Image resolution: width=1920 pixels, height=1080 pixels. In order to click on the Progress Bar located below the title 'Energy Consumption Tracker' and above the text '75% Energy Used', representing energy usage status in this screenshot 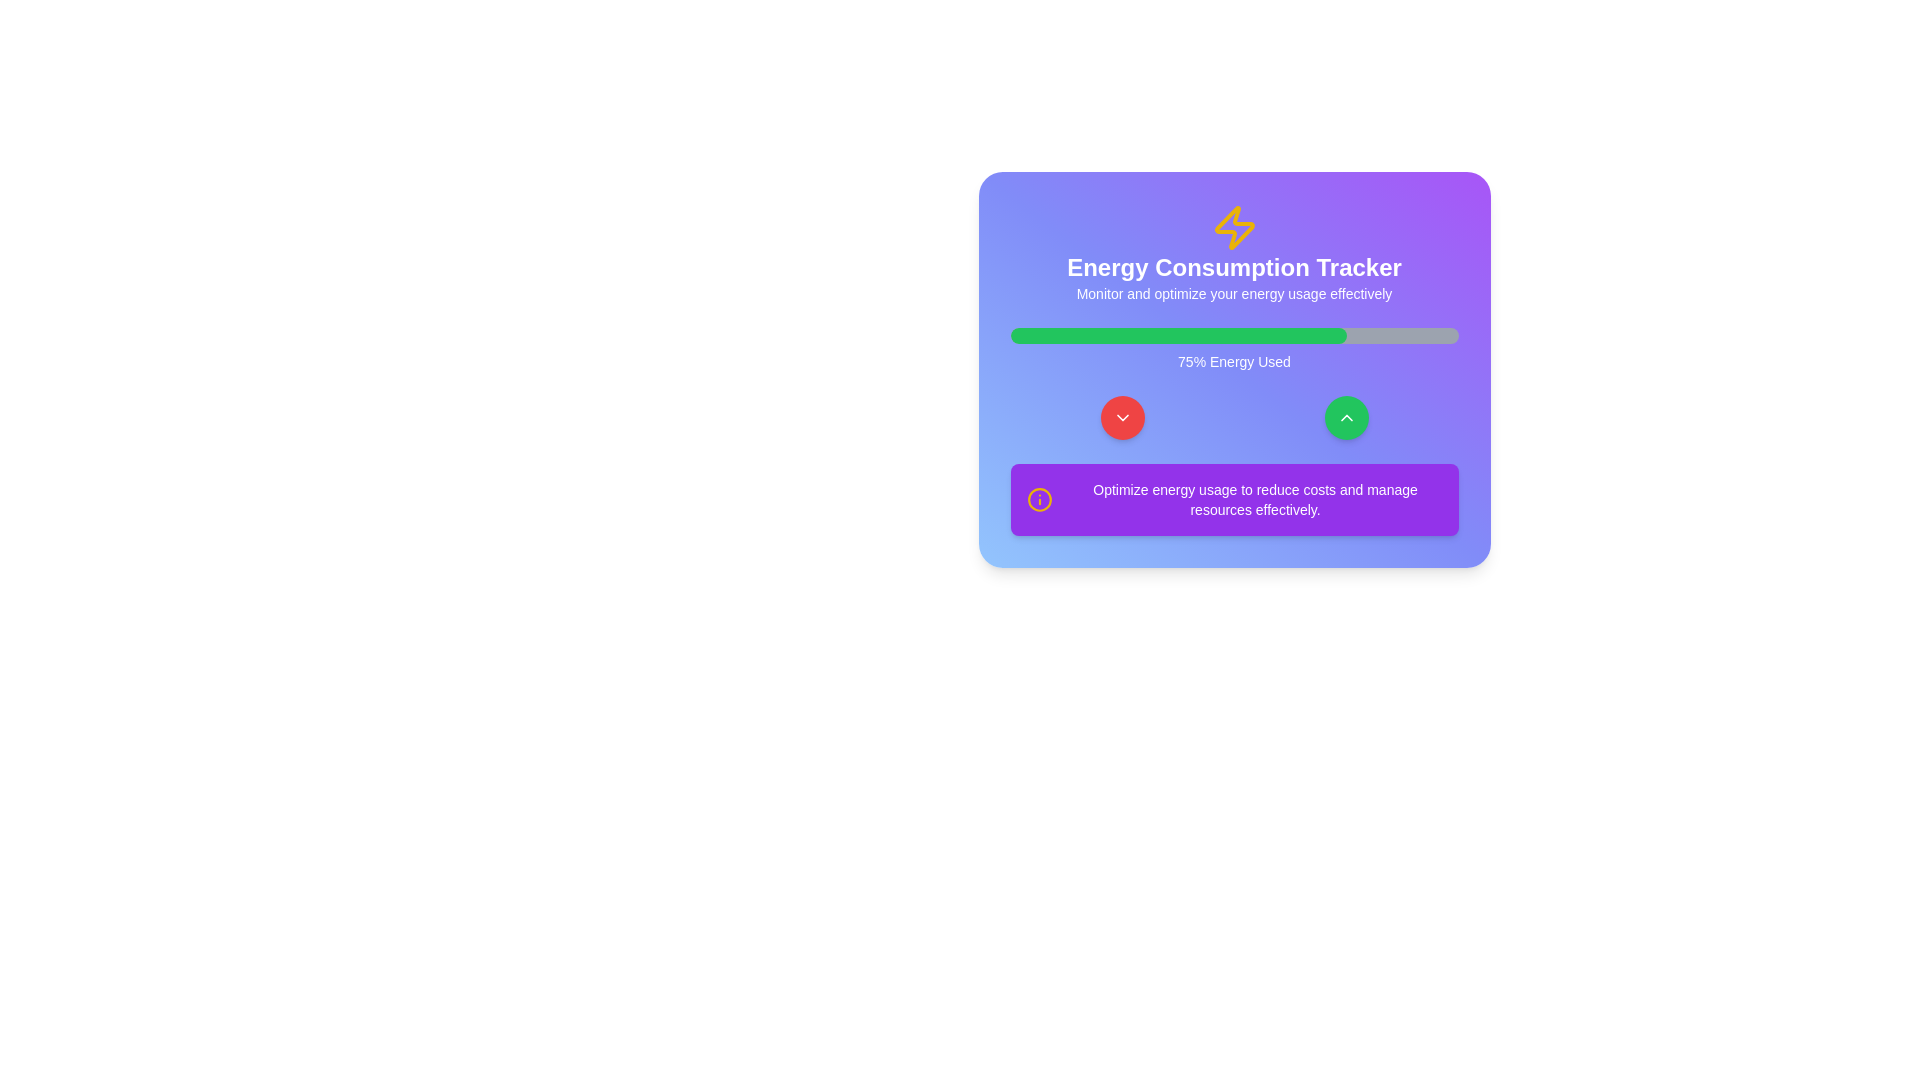, I will do `click(1233, 334)`.